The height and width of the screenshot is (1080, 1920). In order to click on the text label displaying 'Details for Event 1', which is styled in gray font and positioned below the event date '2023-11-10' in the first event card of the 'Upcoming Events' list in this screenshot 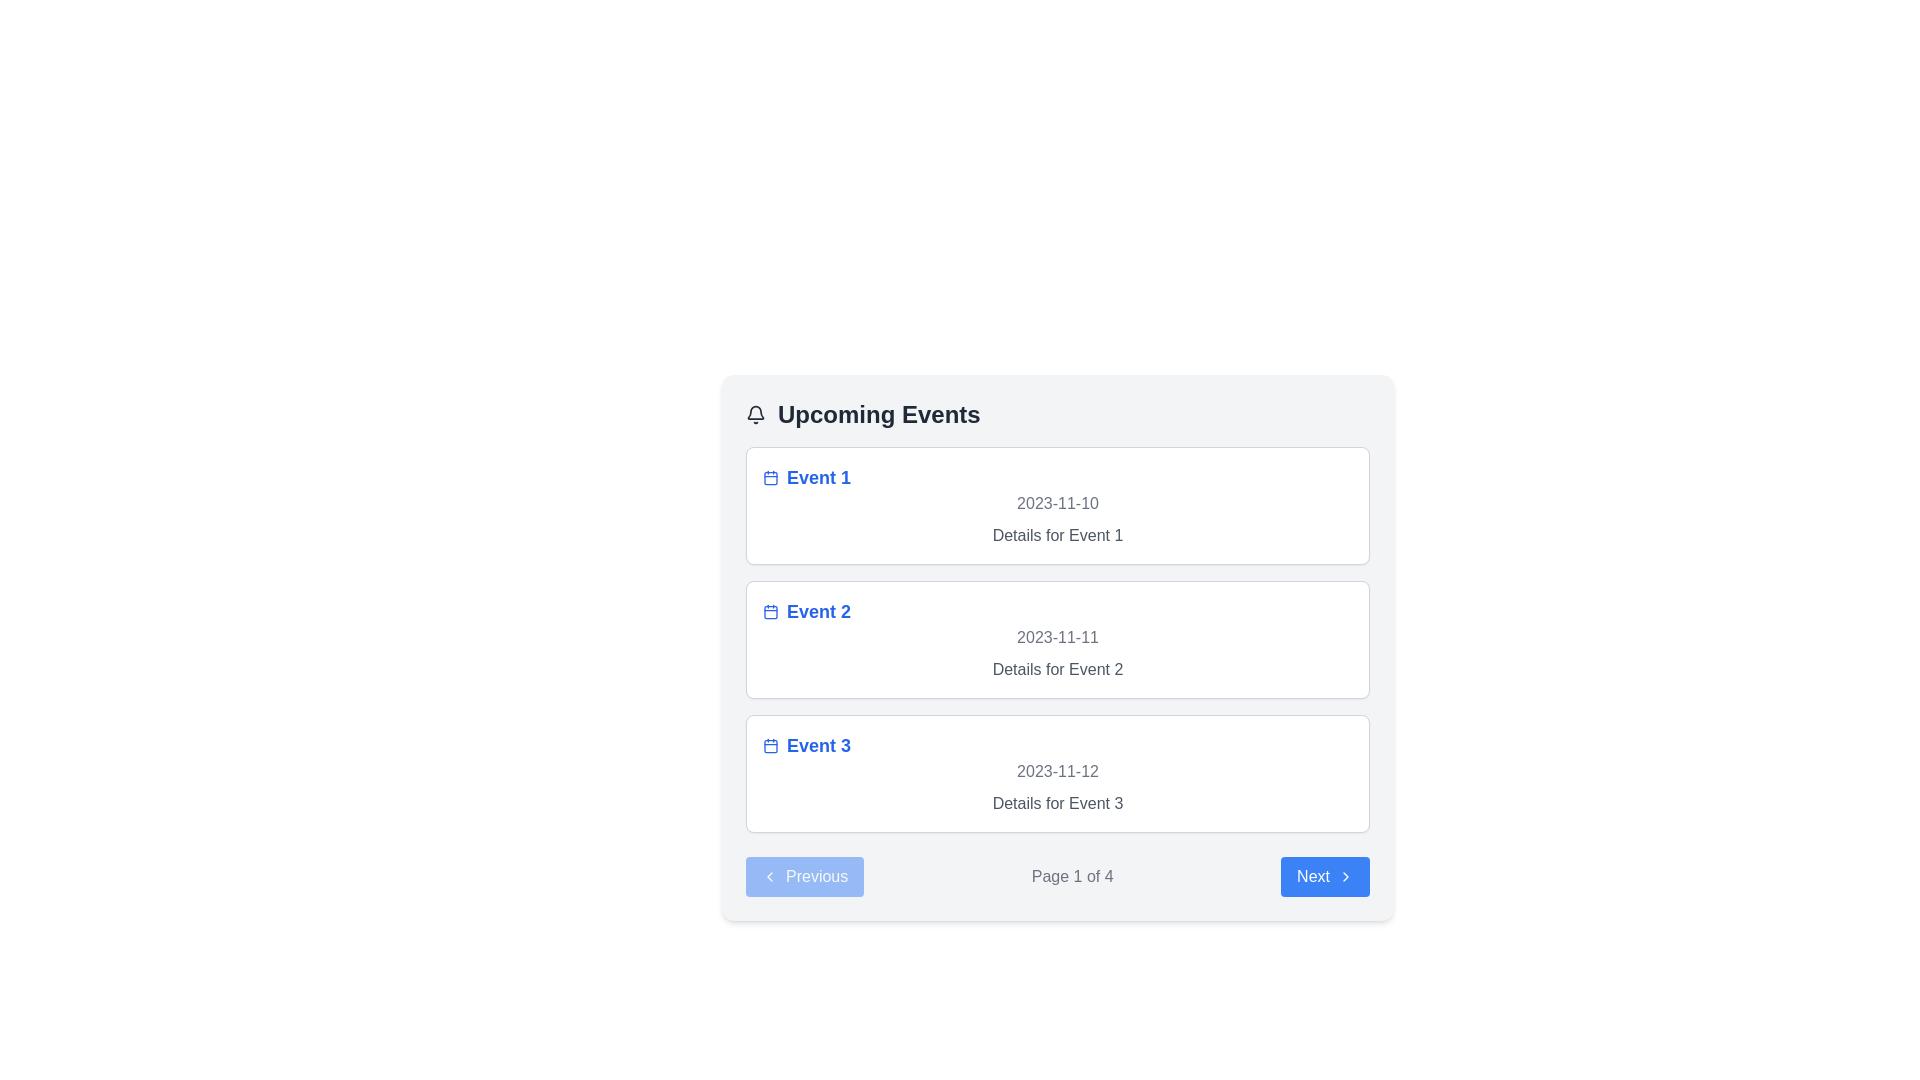, I will do `click(1056, 535)`.